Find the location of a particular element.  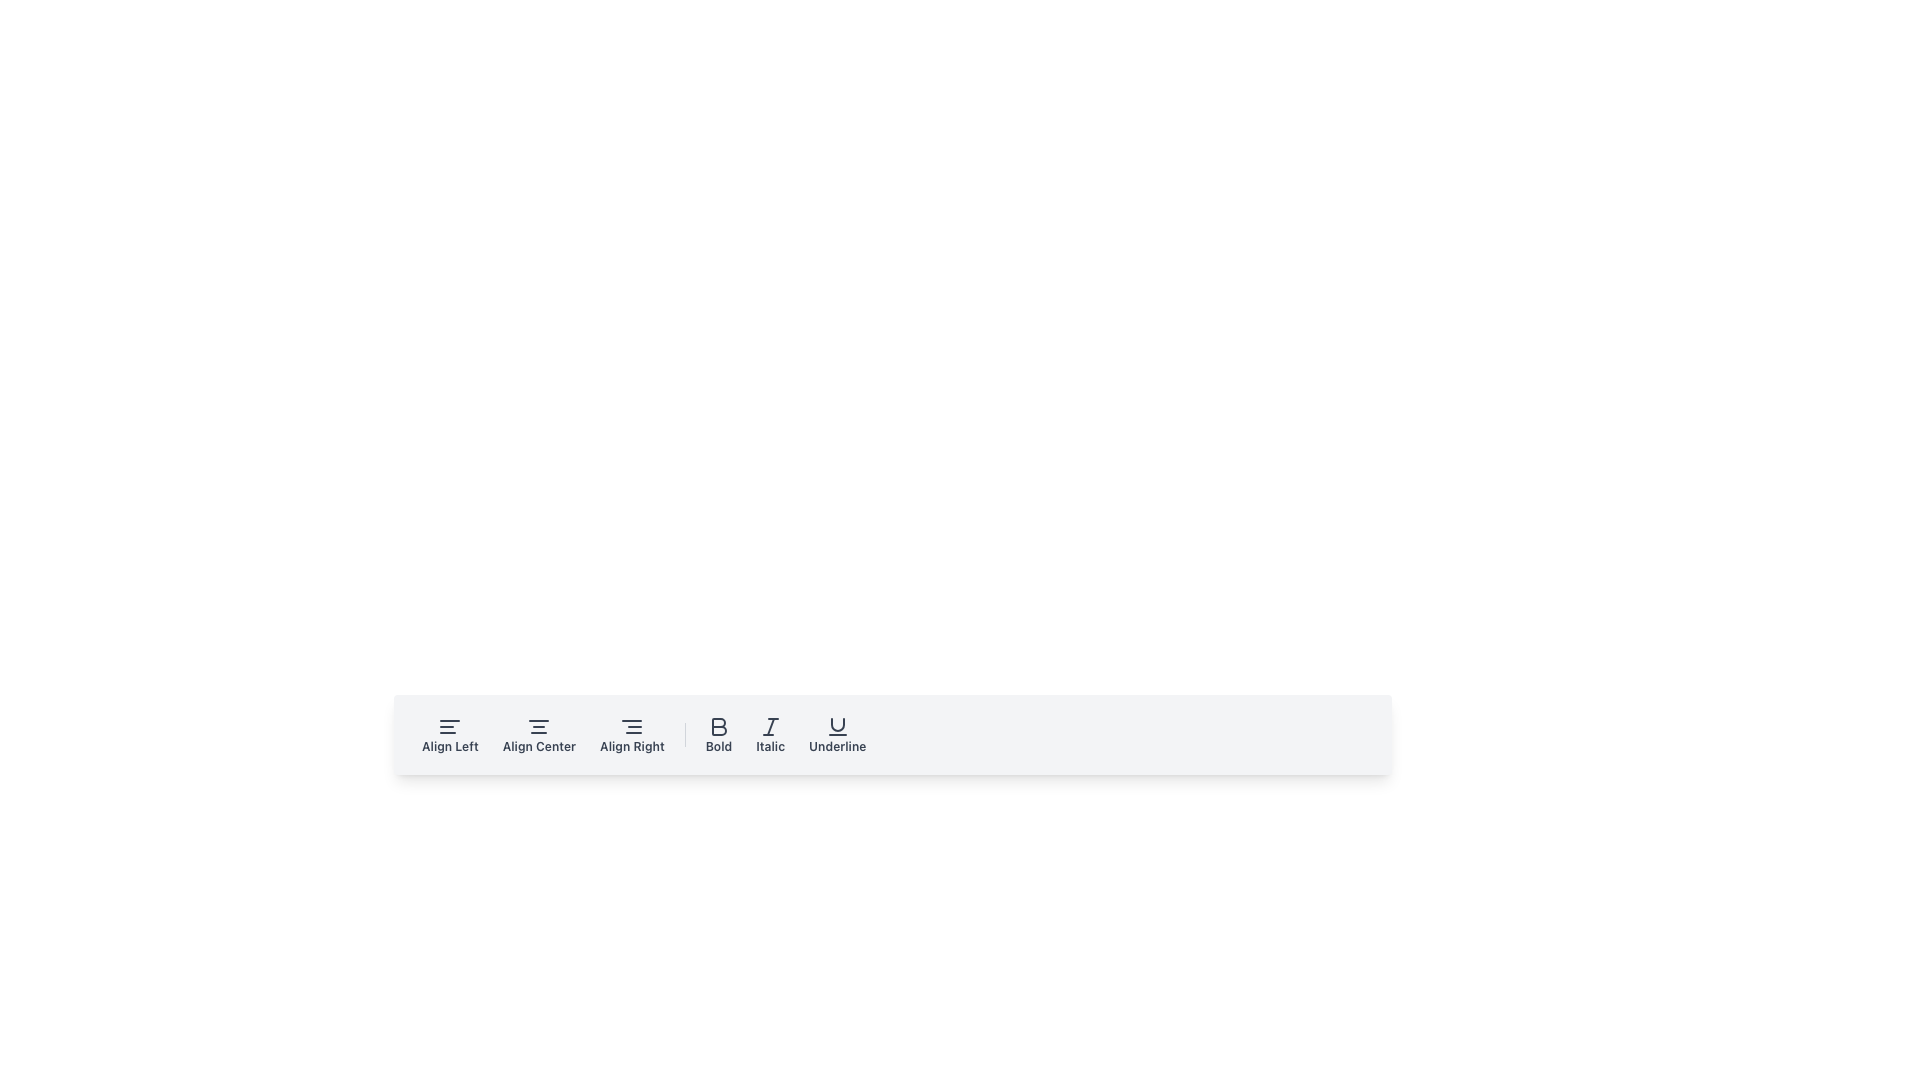

the 'Align Center' text label button, which is styled with a small, bold font and is located in the toolbar between 'Align Left' and 'Align Right' is located at coordinates (539, 747).